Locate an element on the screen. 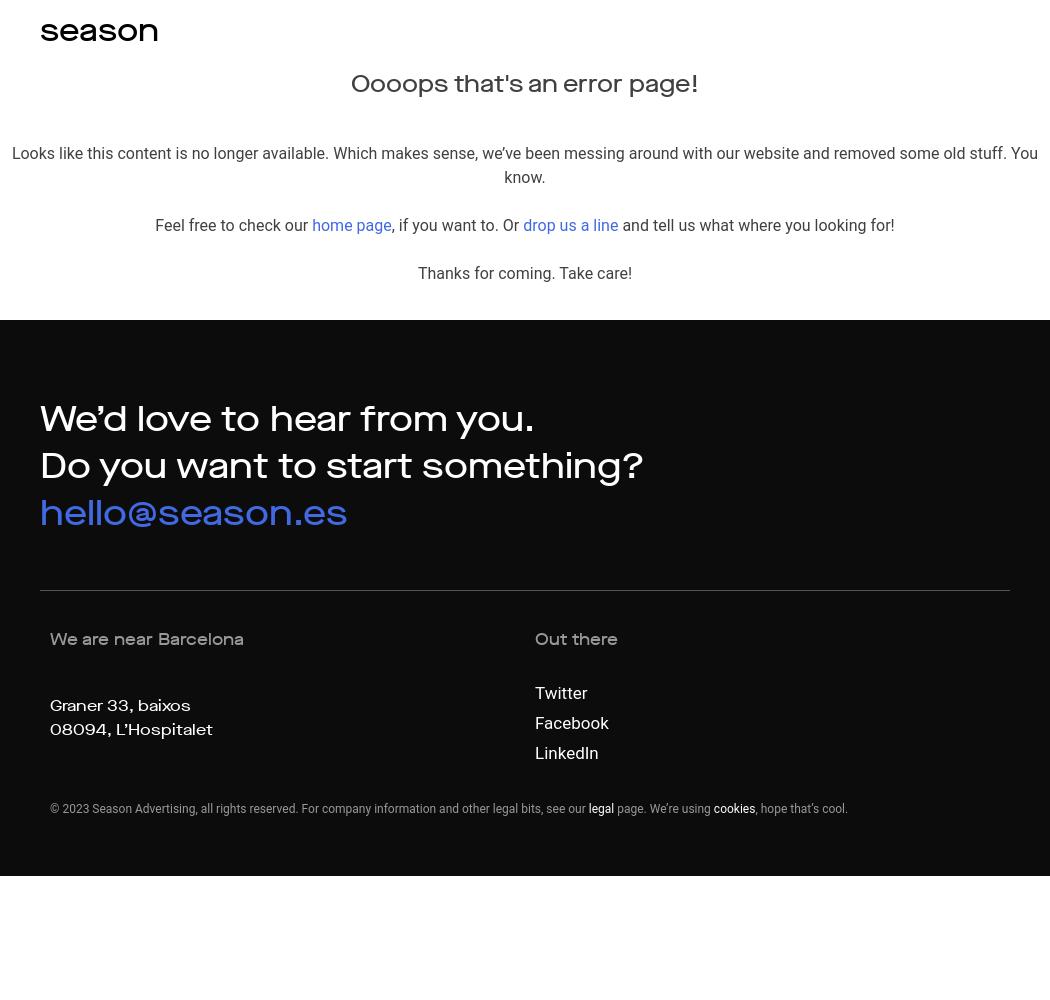  'Thanks for coming. Take care!' is located at coordinates (523, 273).